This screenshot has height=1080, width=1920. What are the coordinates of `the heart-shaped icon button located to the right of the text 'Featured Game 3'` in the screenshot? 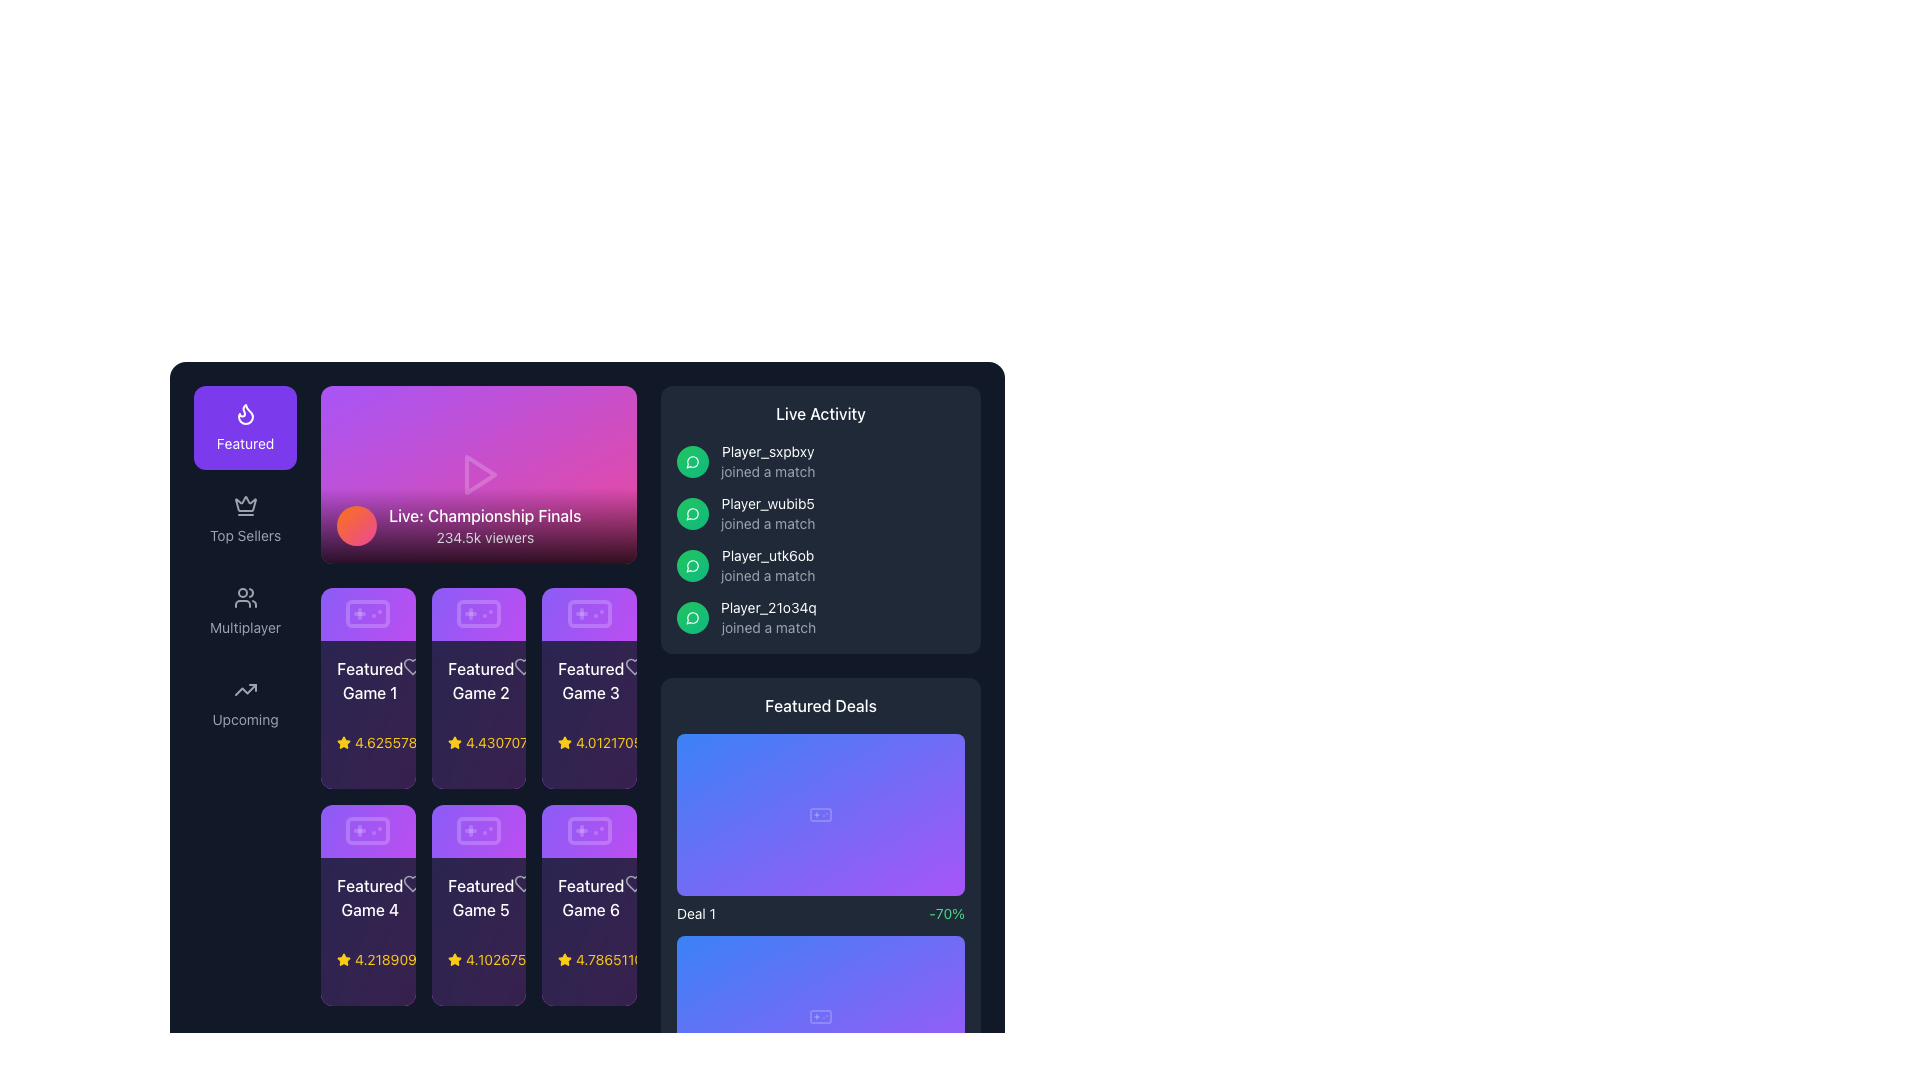 It's located at (633, 666).